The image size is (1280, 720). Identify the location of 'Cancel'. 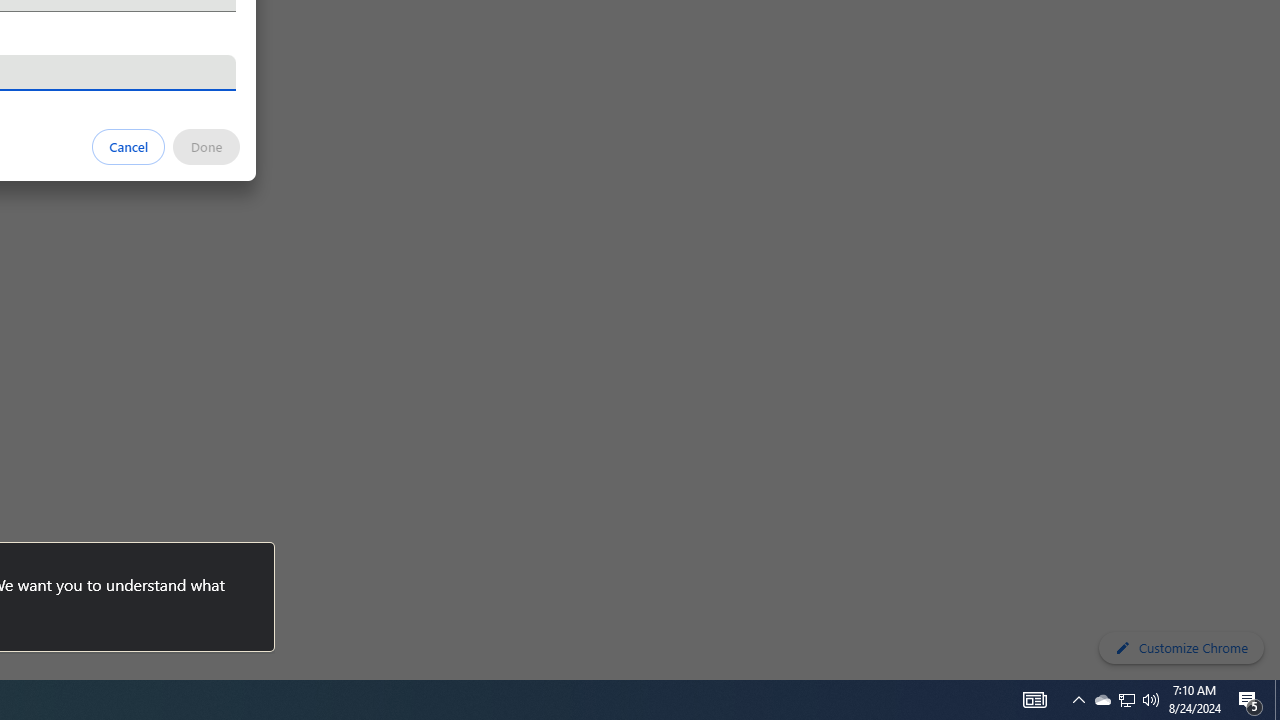
(128, 145).